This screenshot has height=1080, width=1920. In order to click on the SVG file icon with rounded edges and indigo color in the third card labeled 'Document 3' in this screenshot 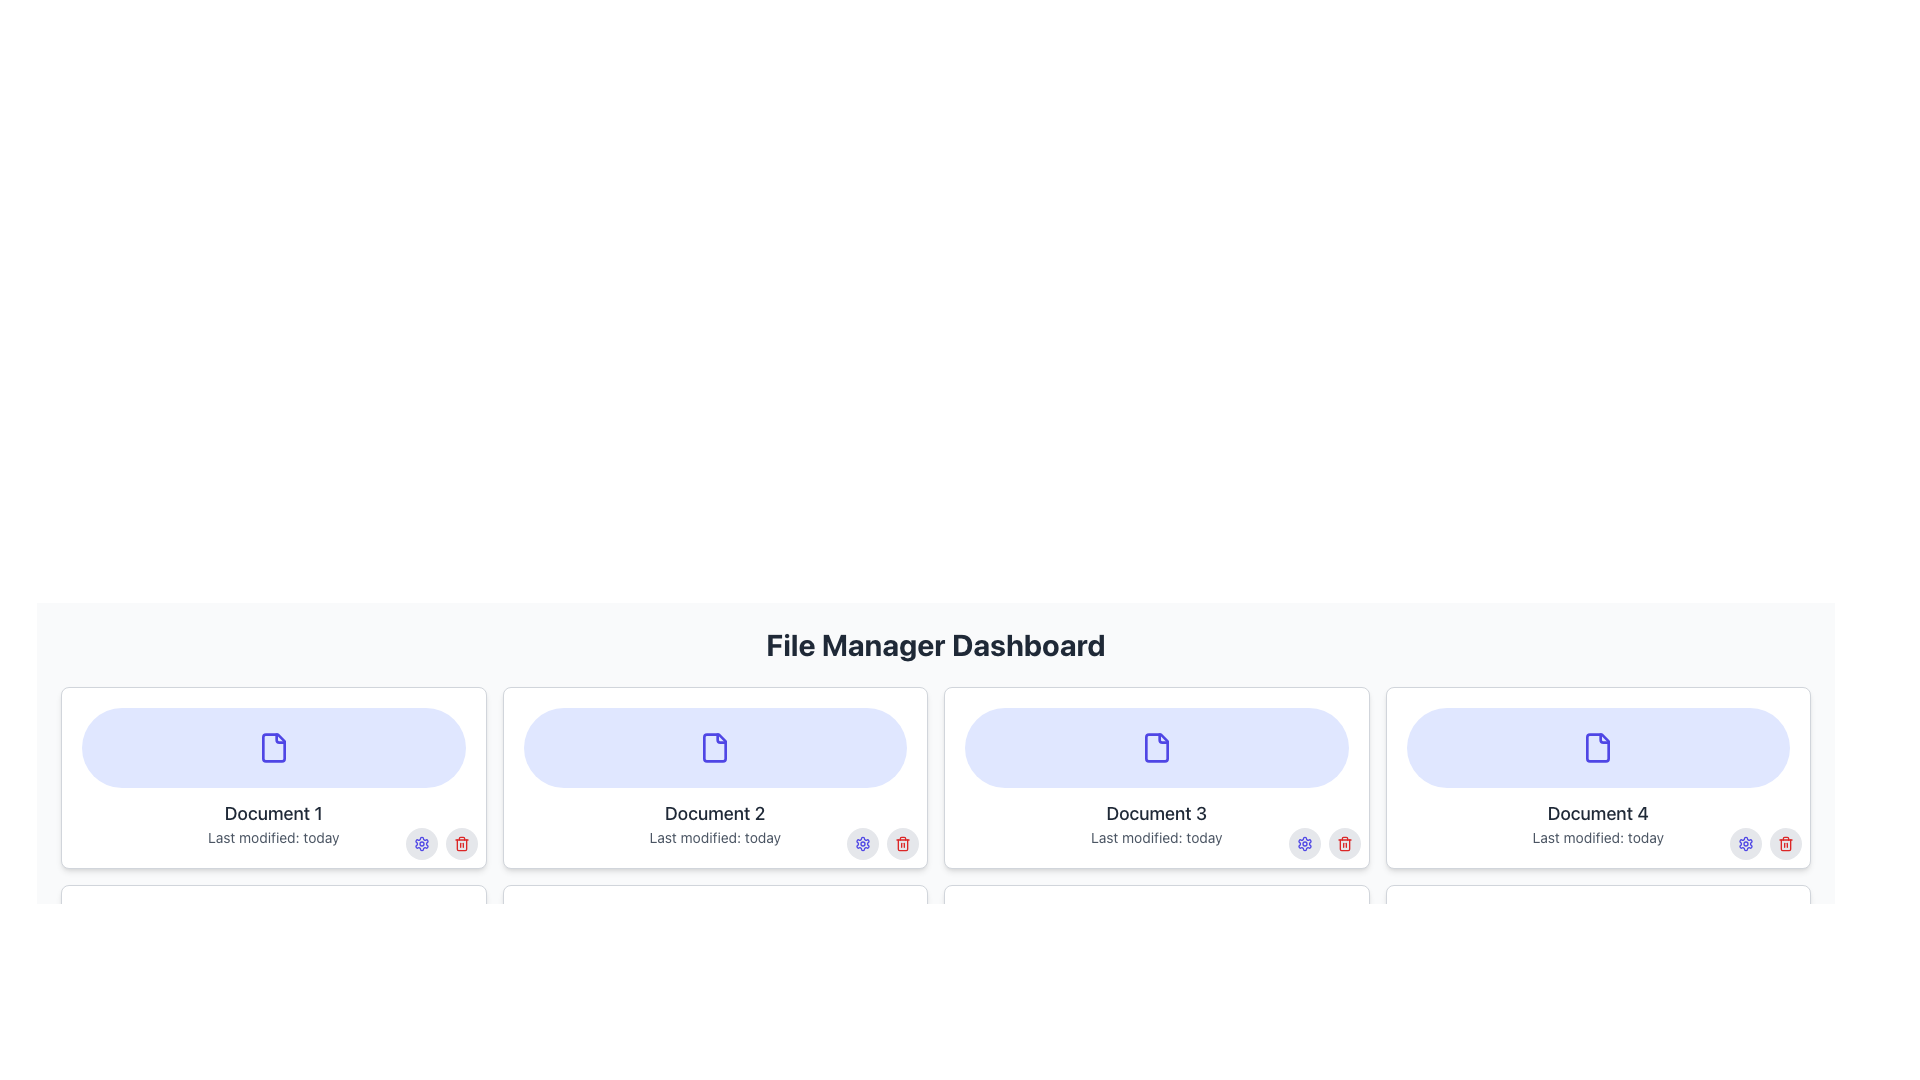, I will do `click(1156, 748)`.